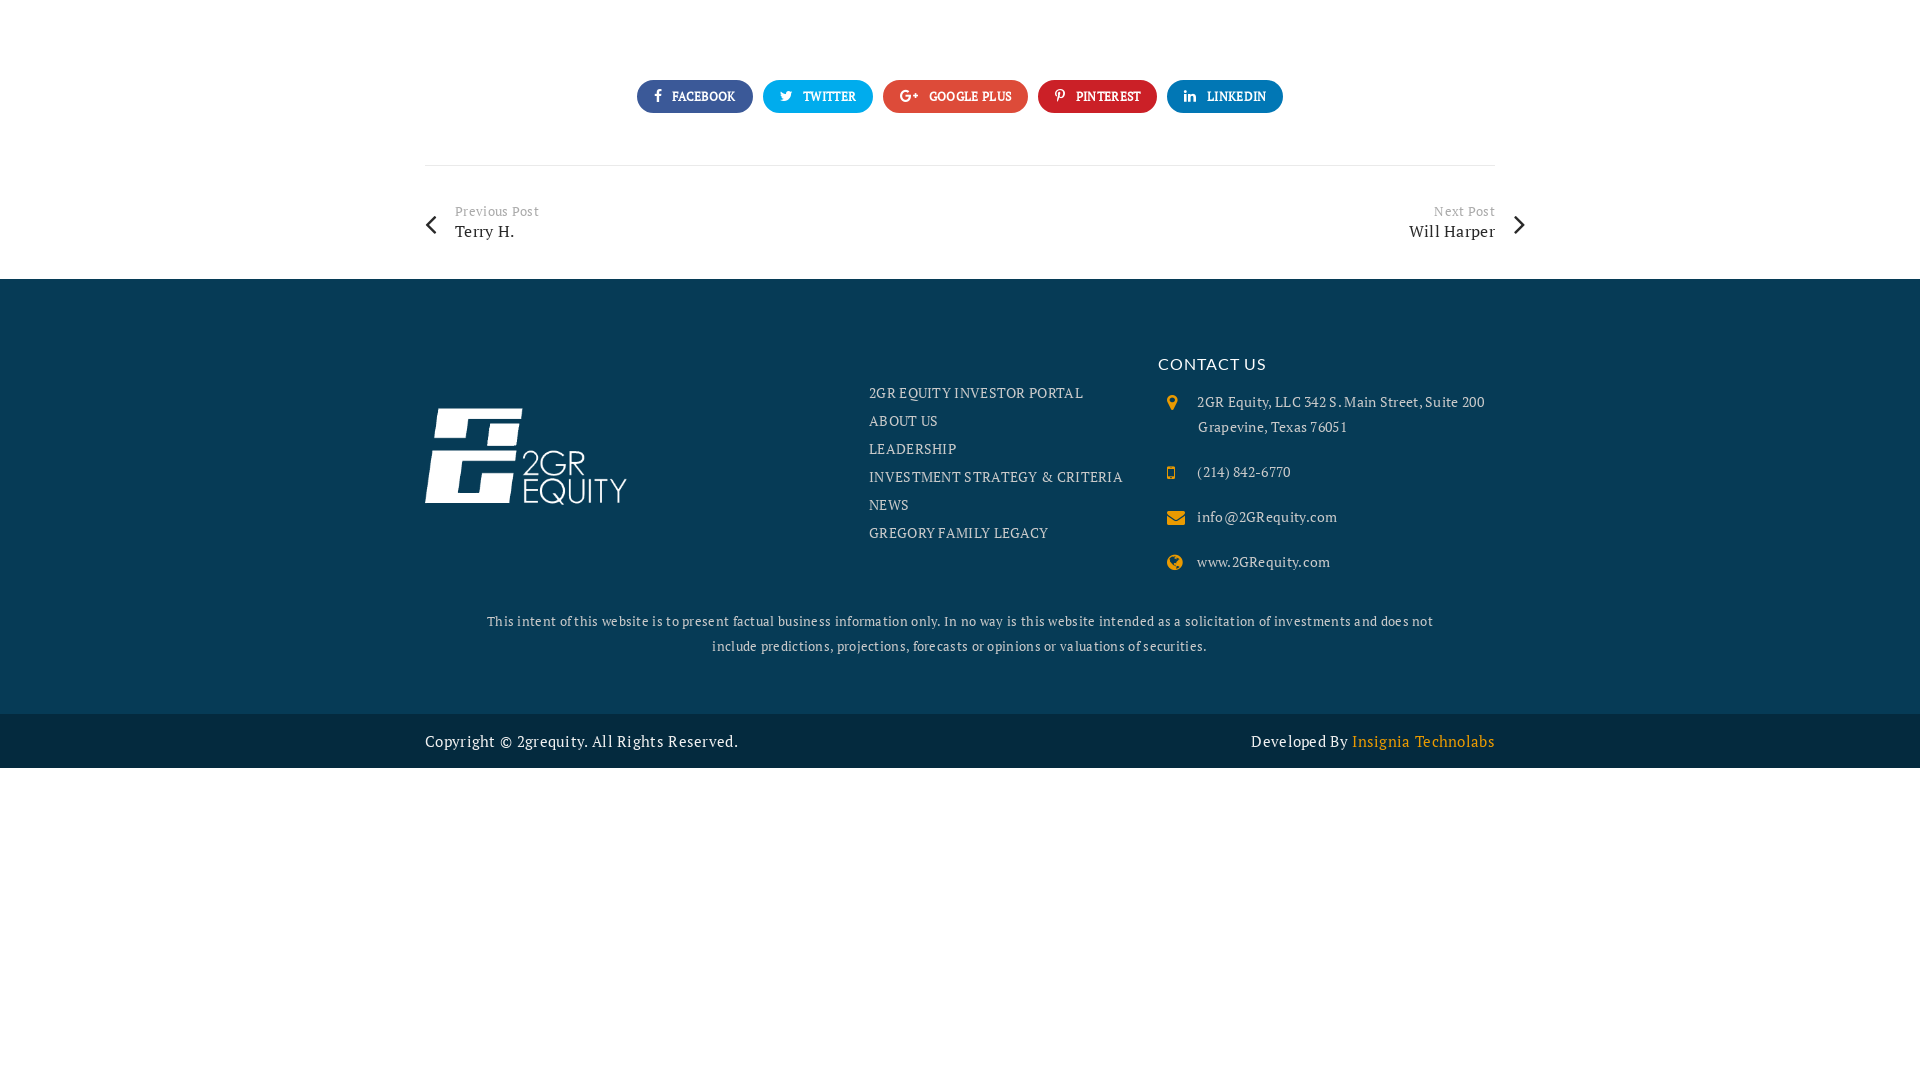  Describe the element at coordinates (1262, 561) in the screenshot. I see `'www.2GRequity.com'` at that location.